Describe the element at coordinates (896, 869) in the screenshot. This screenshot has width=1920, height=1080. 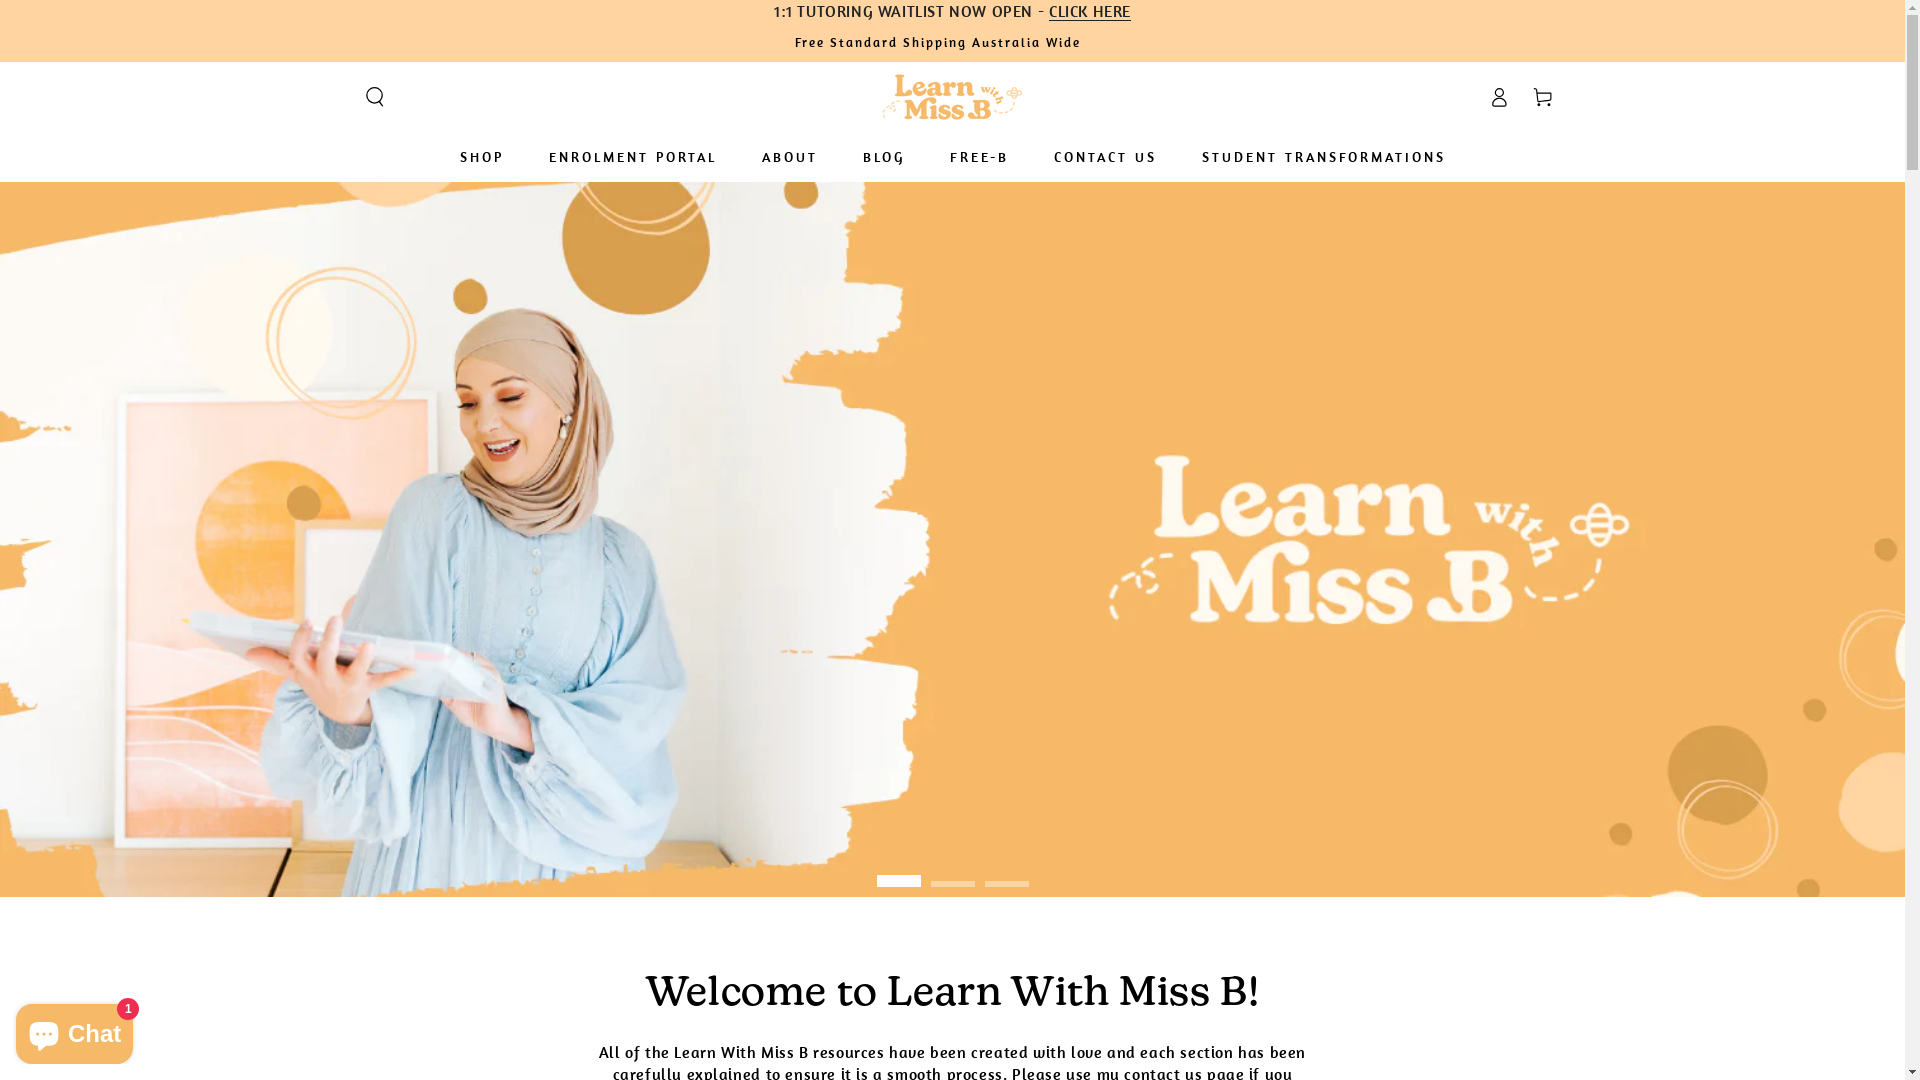
I see `'View slide 1'` at that location.